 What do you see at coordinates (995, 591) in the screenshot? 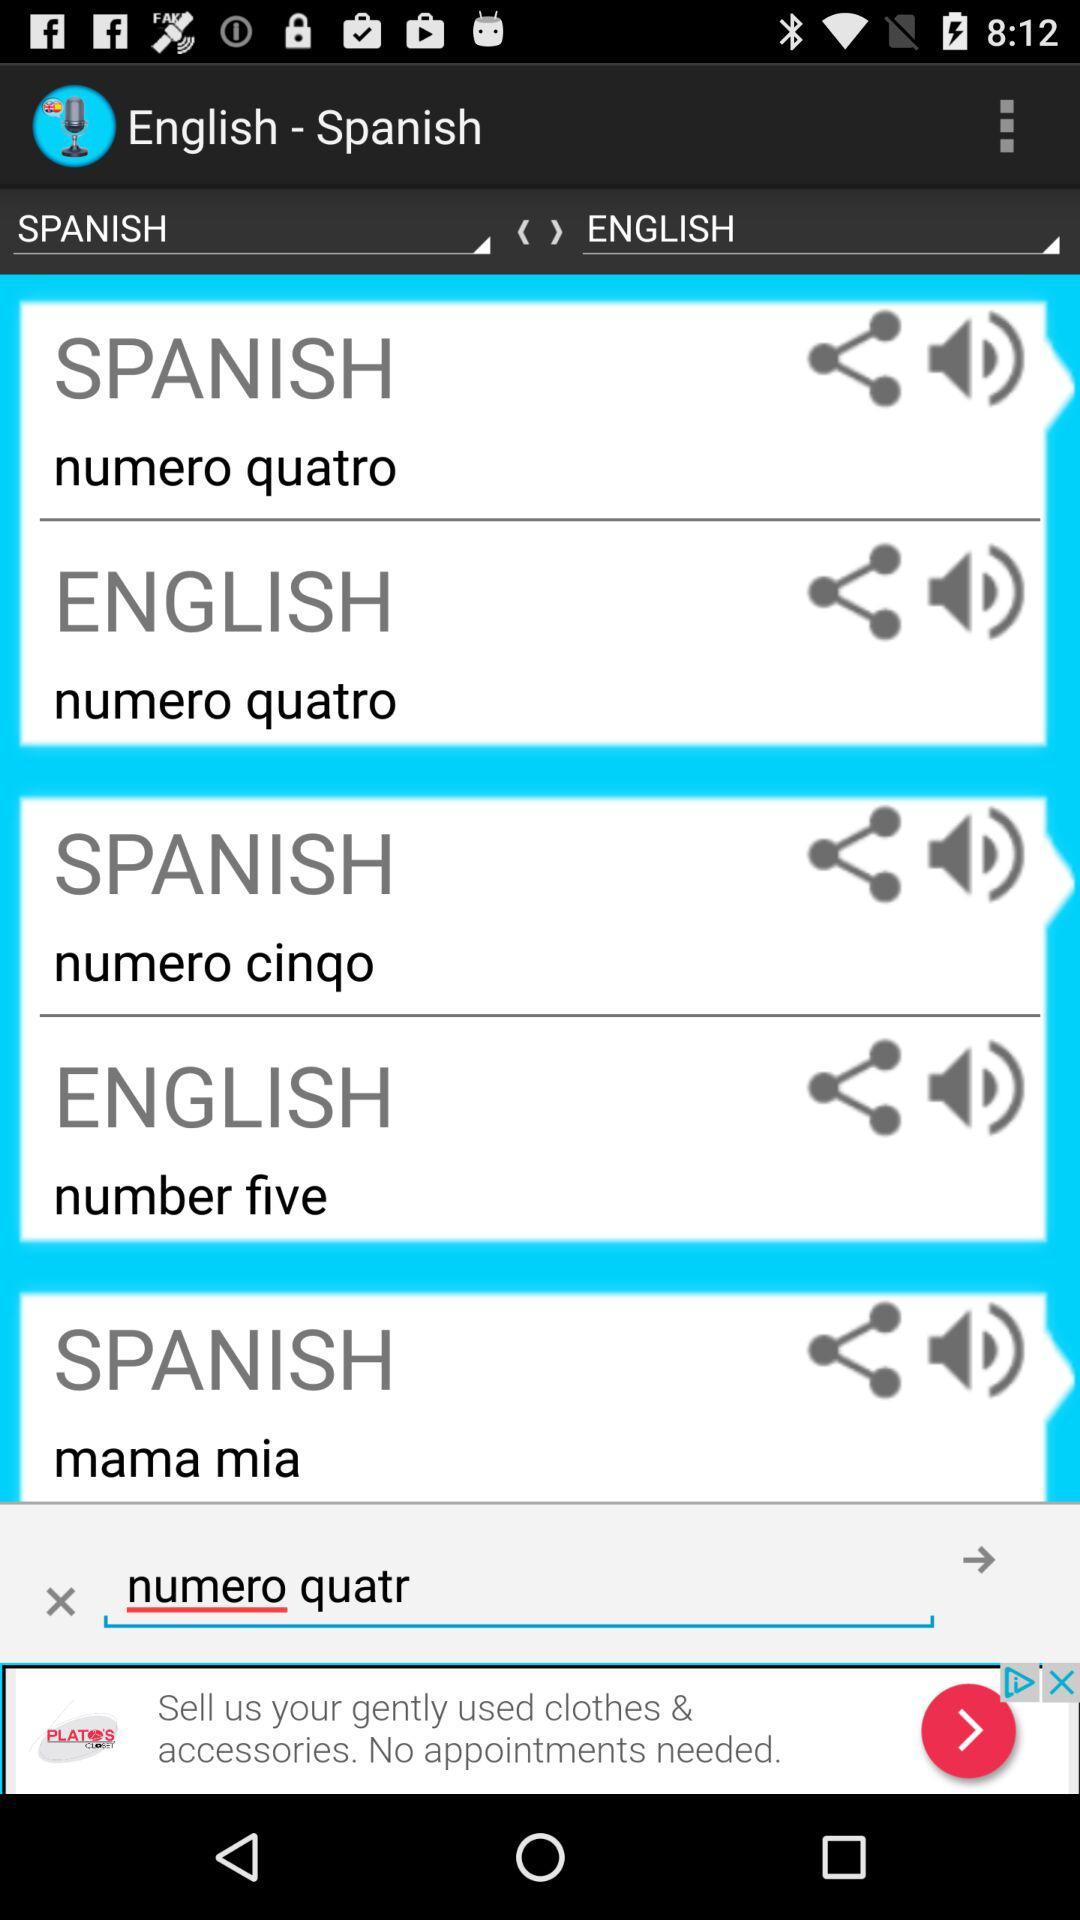
I see `autoplay option` at bounding box center [995, 591].